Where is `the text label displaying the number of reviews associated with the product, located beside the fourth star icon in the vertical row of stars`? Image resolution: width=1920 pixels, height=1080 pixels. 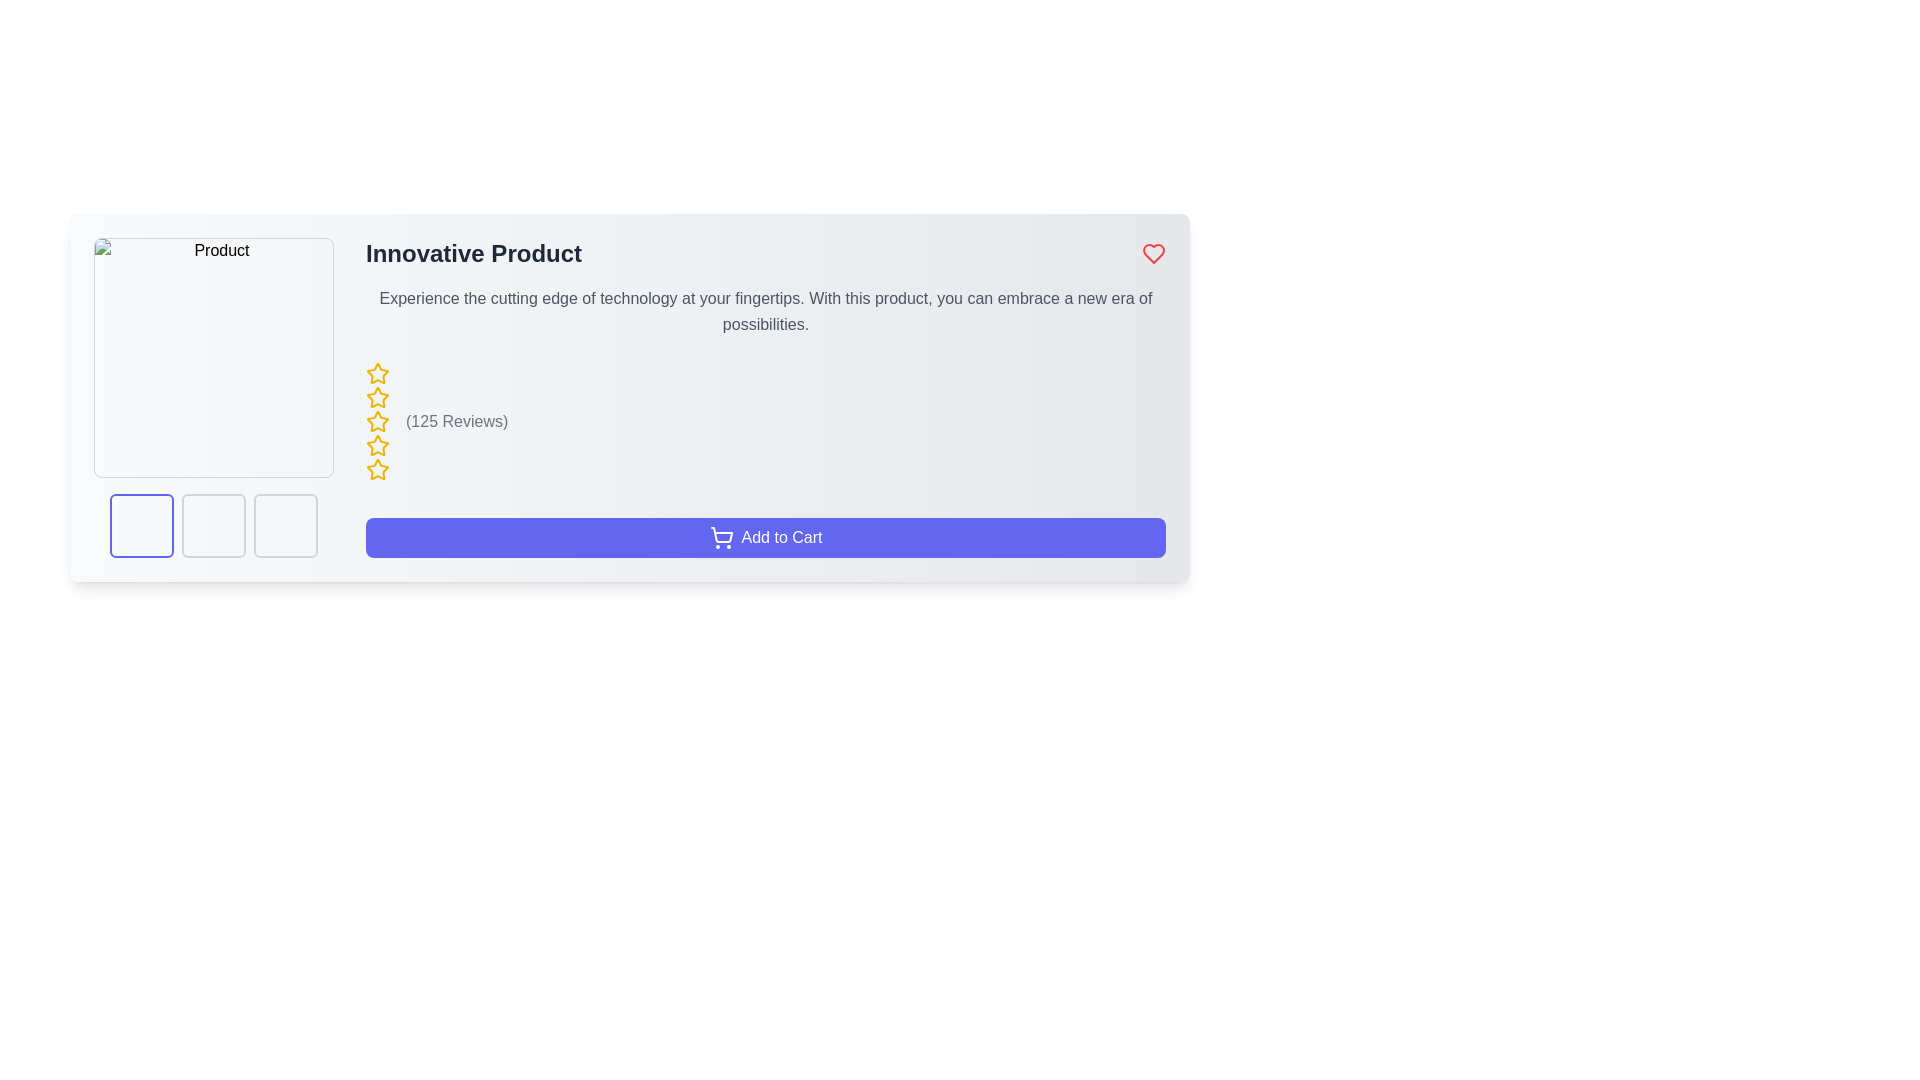 the text label displaying the number of reviews associated with the product, located beside the fourth star icon in the vertical row of stars is located at coordinates (456, 420).